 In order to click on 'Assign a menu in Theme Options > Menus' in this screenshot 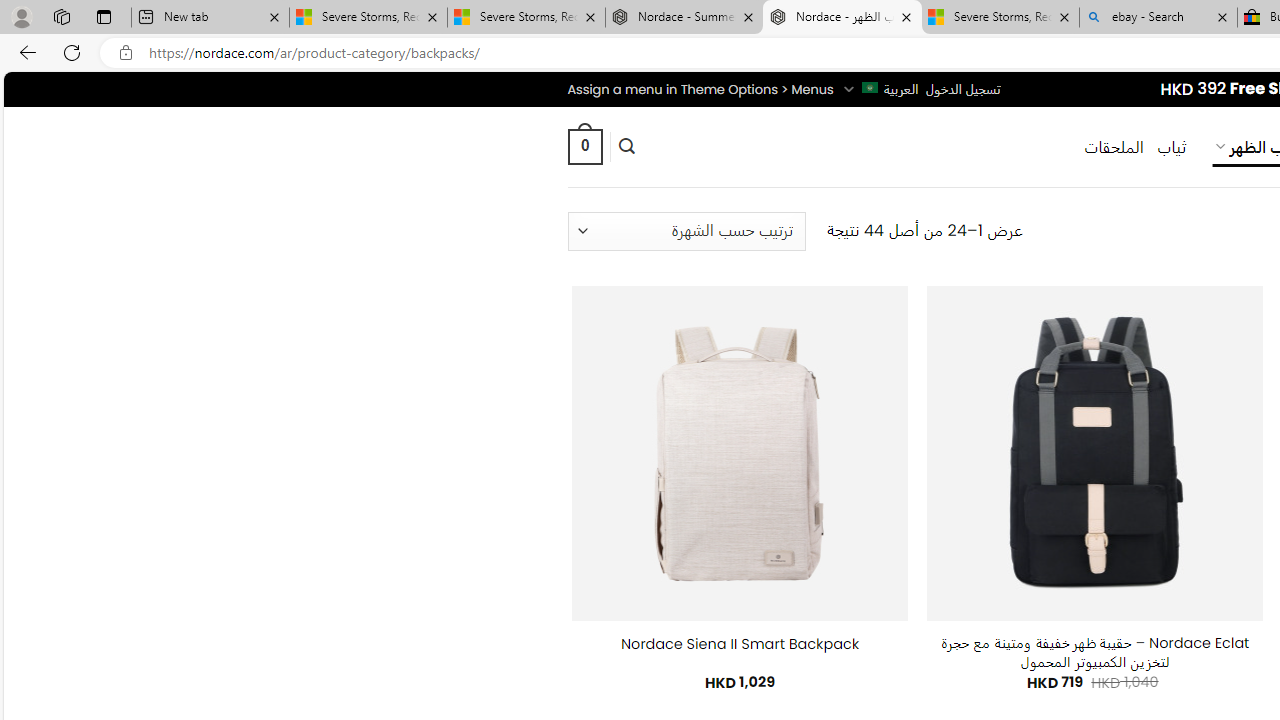, I will do `click(700, 88)`.